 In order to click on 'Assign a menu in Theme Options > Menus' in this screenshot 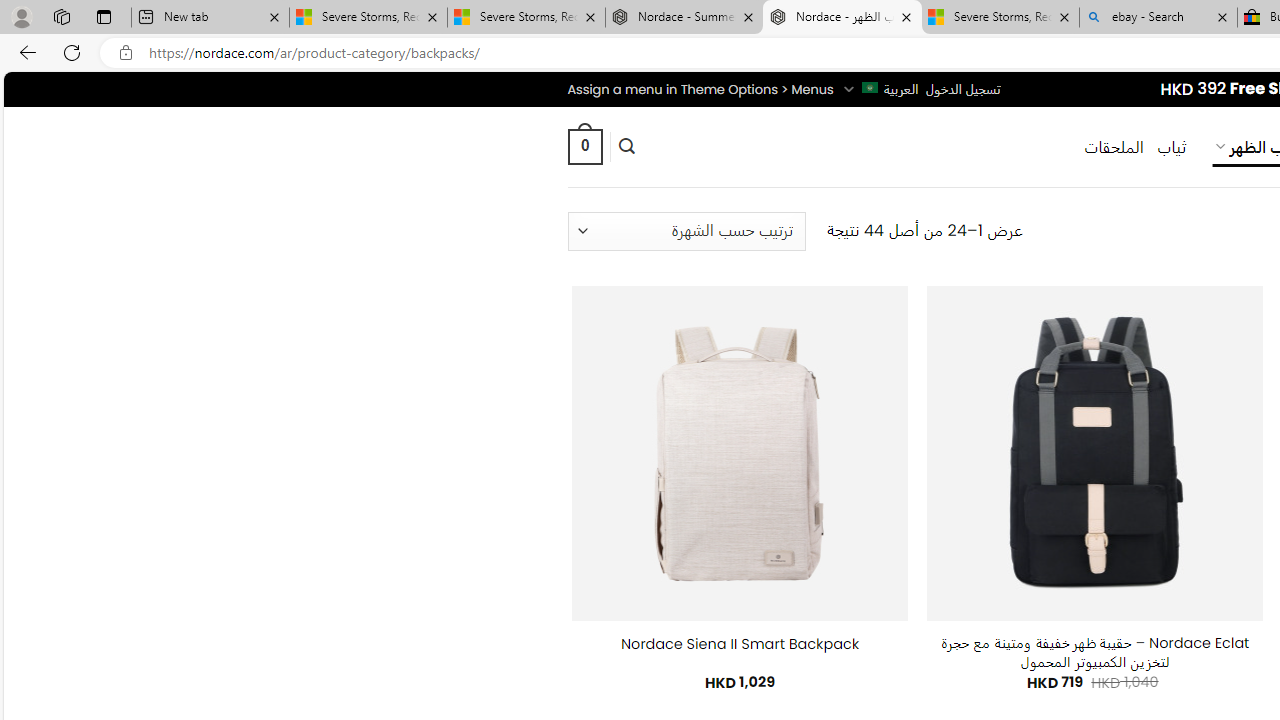, I will do `click(700, 88)`.